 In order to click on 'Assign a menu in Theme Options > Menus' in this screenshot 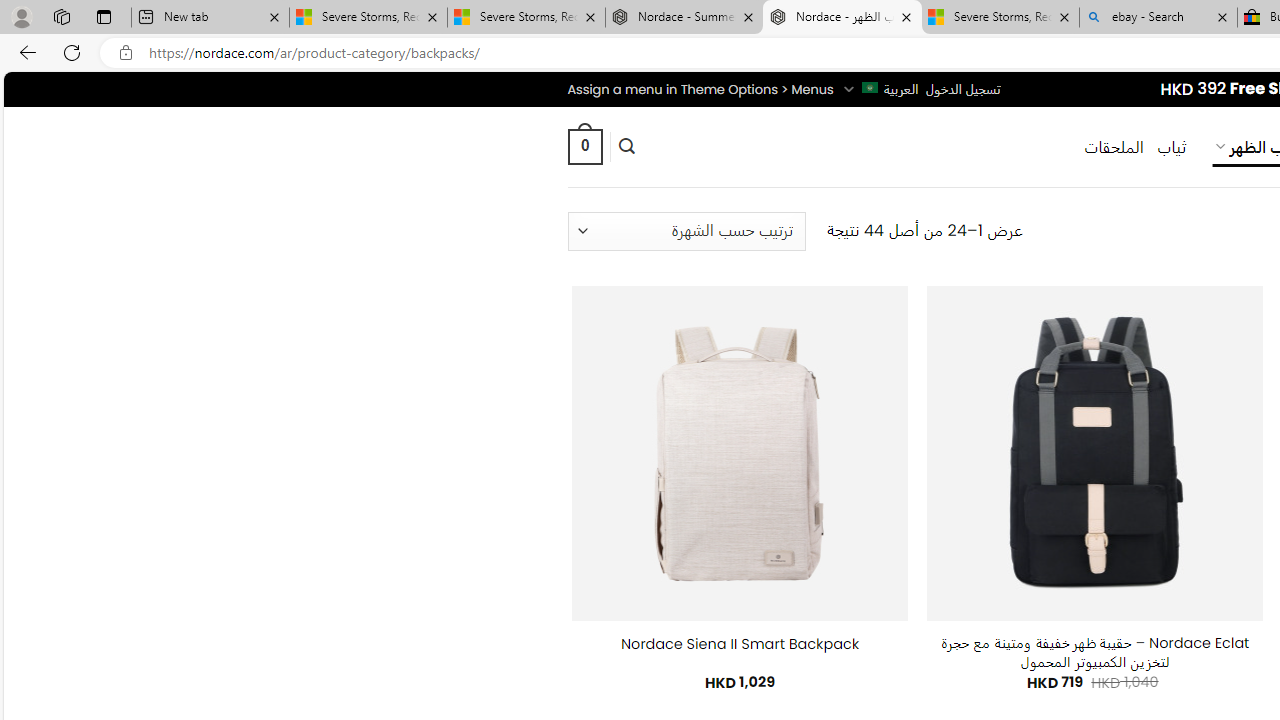, I will do `click(700, 88)`.